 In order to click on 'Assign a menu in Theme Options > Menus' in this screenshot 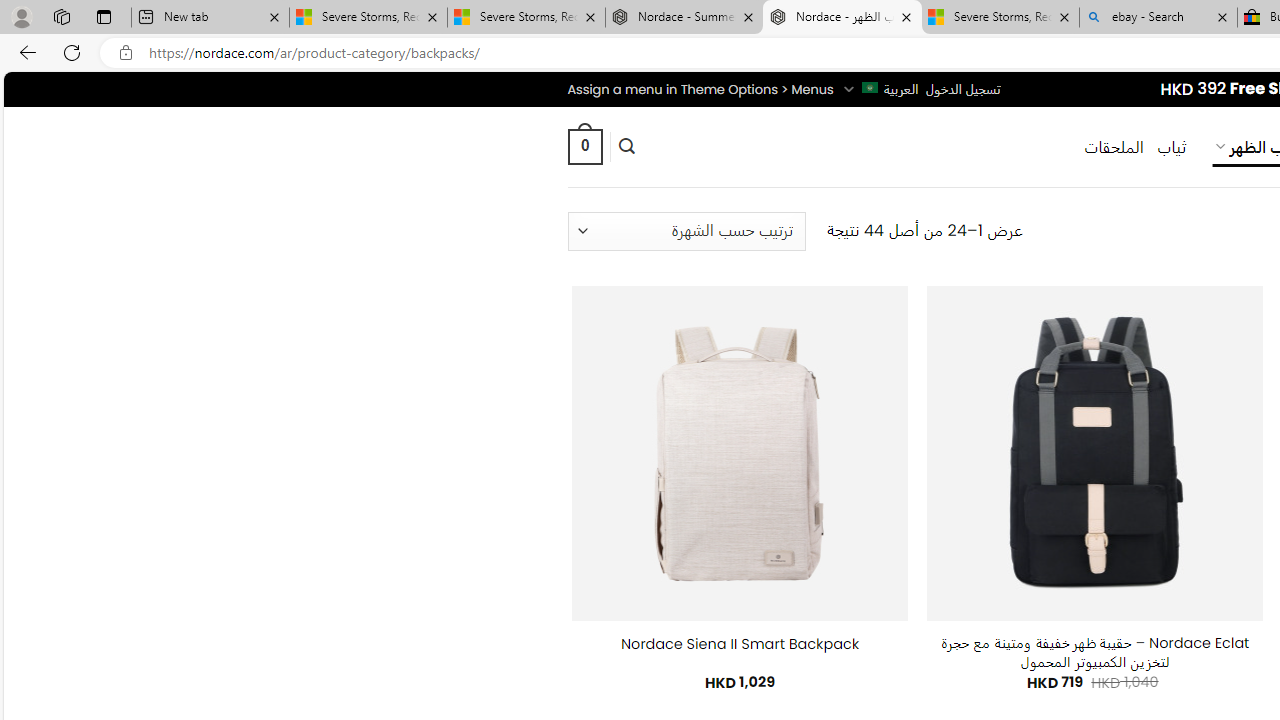, I will do `click(700, 88)`.